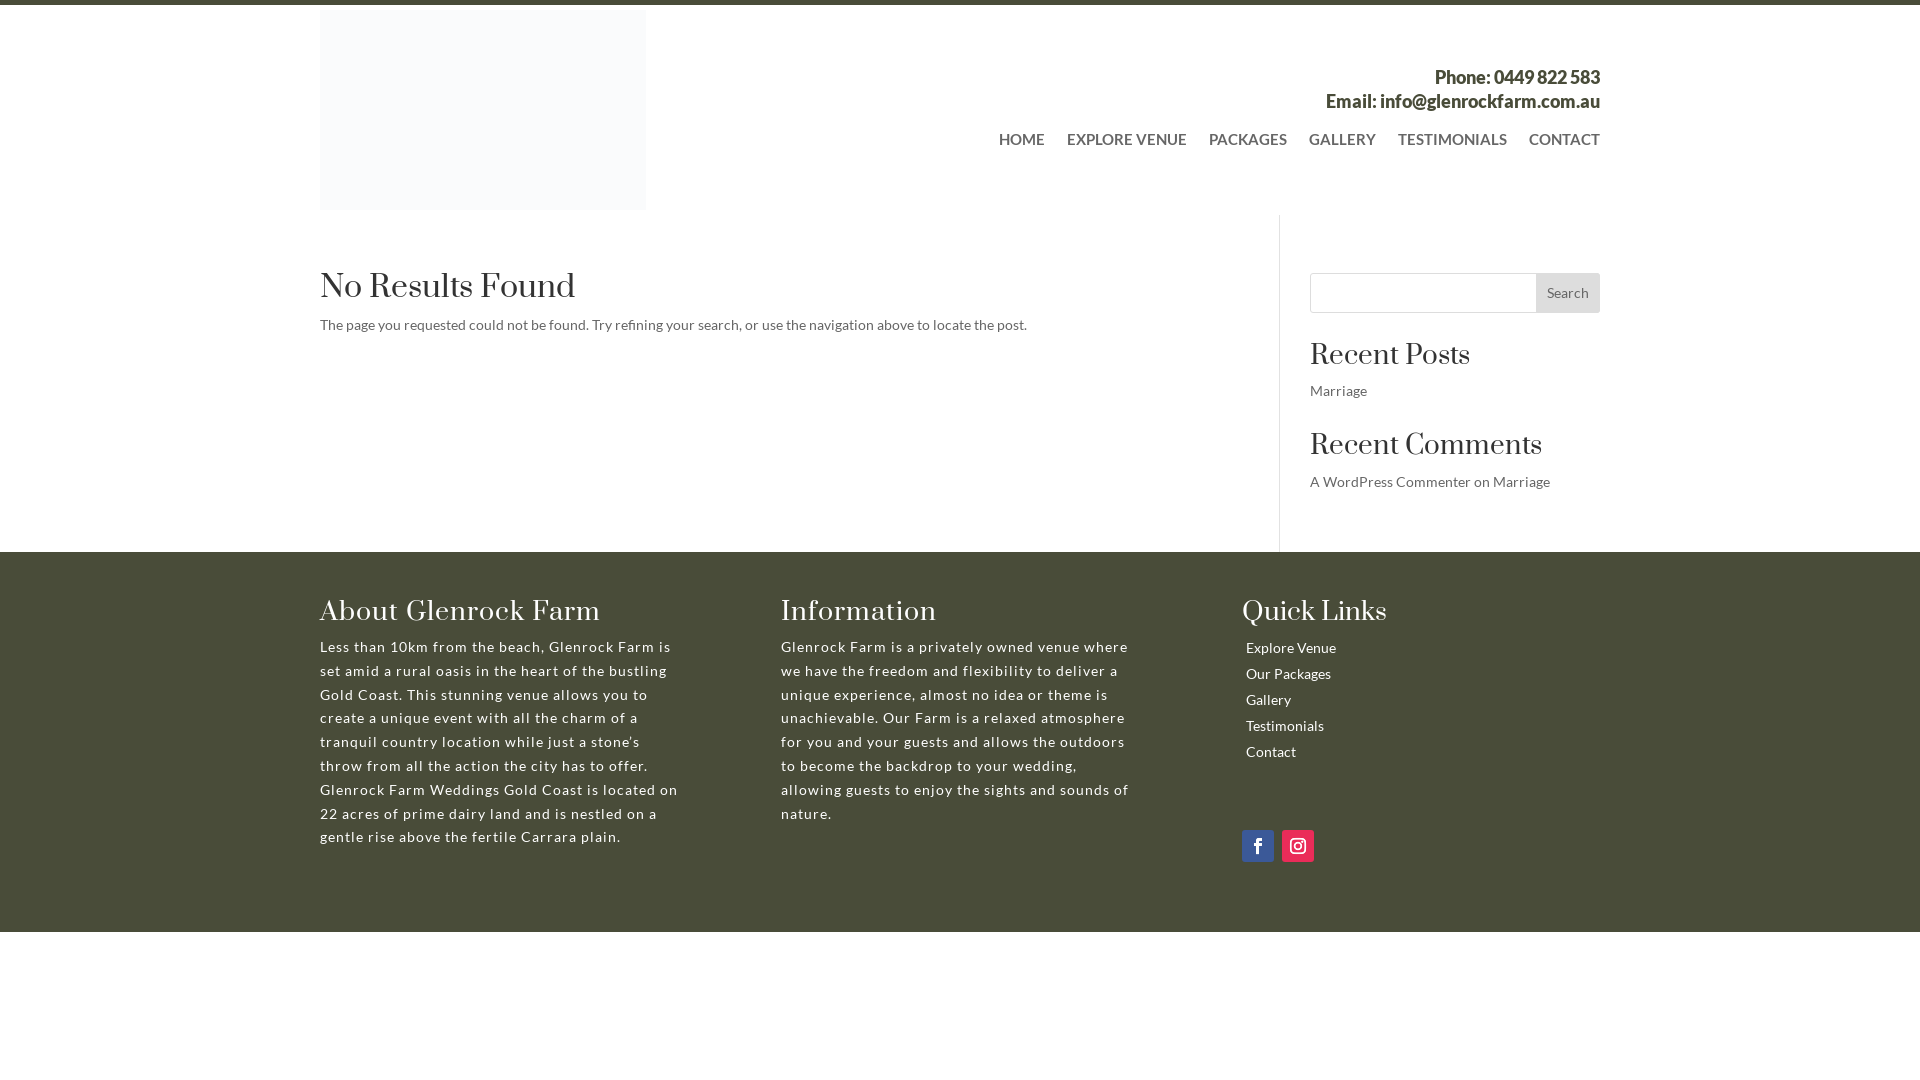 This screenshot has height=1080, width=1920. What do you see at coordinates (1309, 141) in the screenshot?
I see `'GALLERY'` at bounding box center [1309, 141].